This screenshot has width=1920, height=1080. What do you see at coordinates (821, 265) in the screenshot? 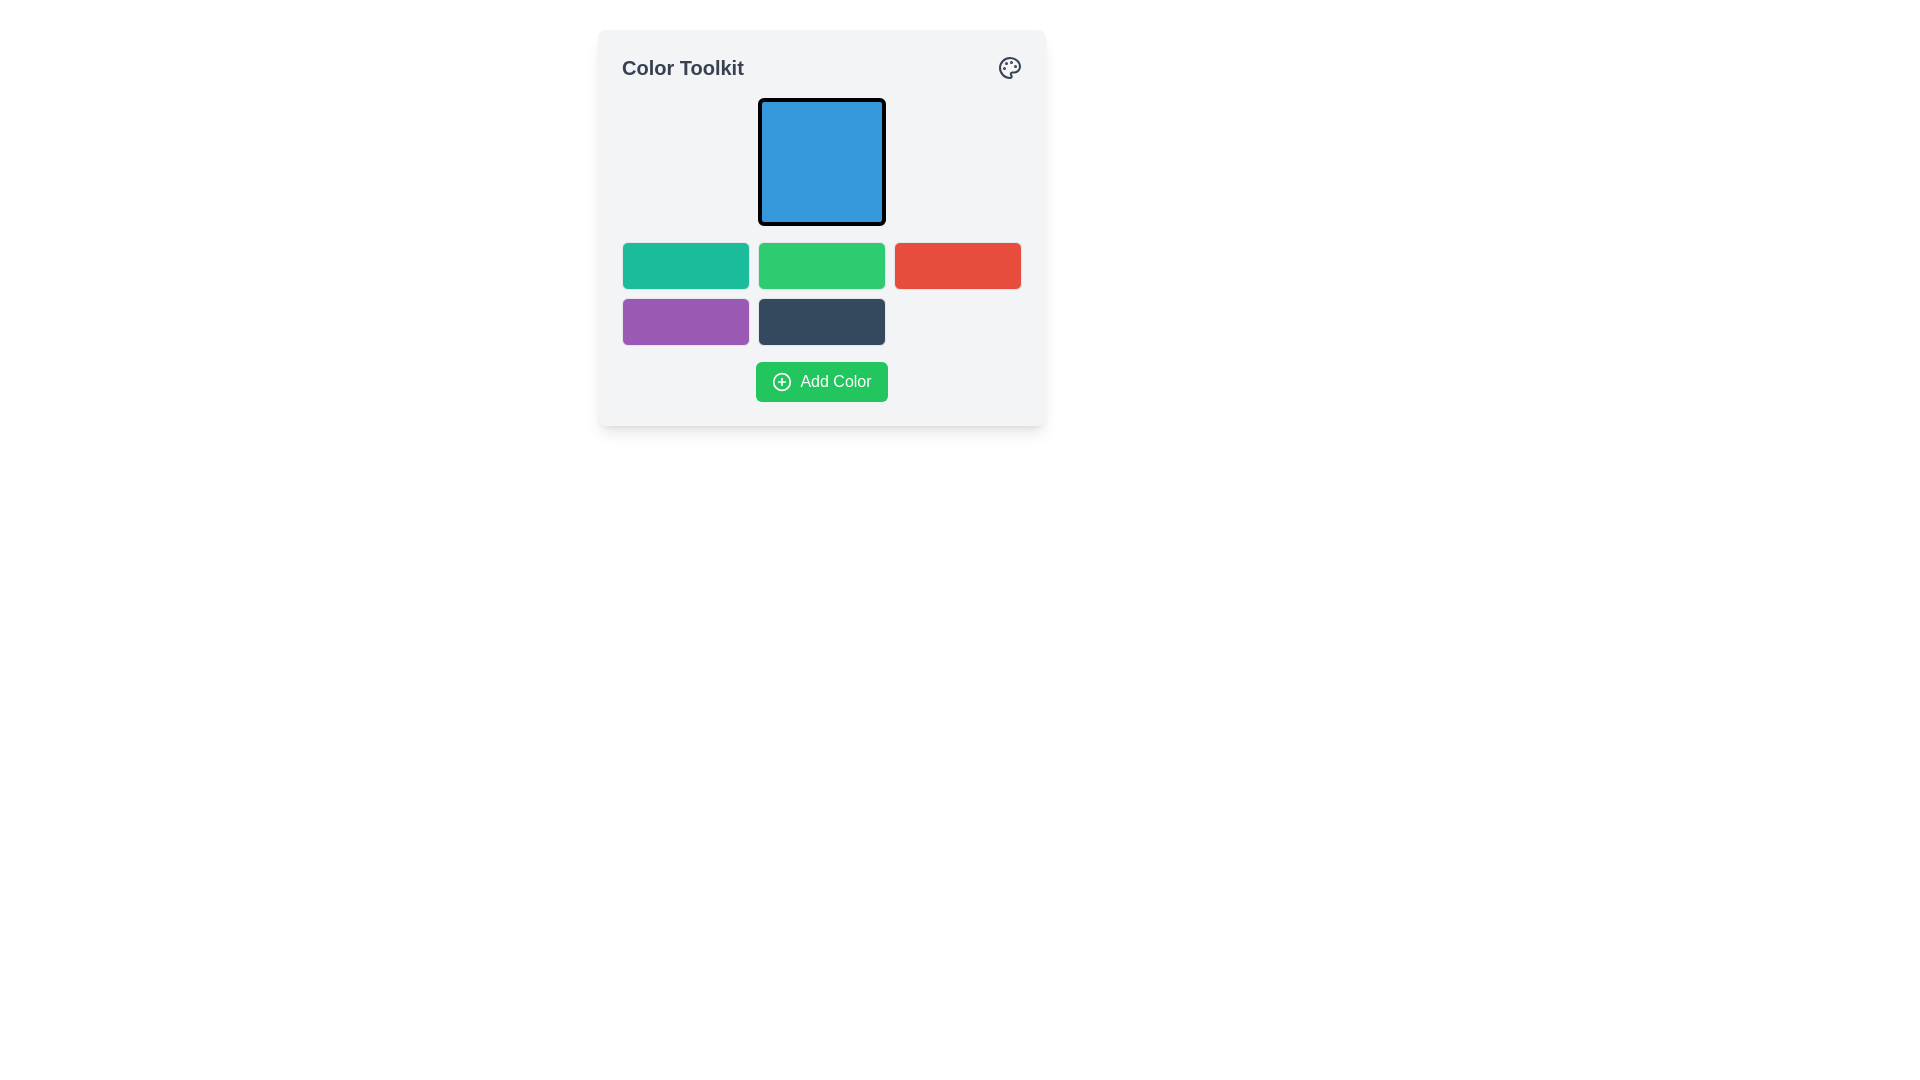
I see `the vibrant green button with rounded corners, located in the second position of the first row within a 3-column grid` at bounding box center [821, 265].